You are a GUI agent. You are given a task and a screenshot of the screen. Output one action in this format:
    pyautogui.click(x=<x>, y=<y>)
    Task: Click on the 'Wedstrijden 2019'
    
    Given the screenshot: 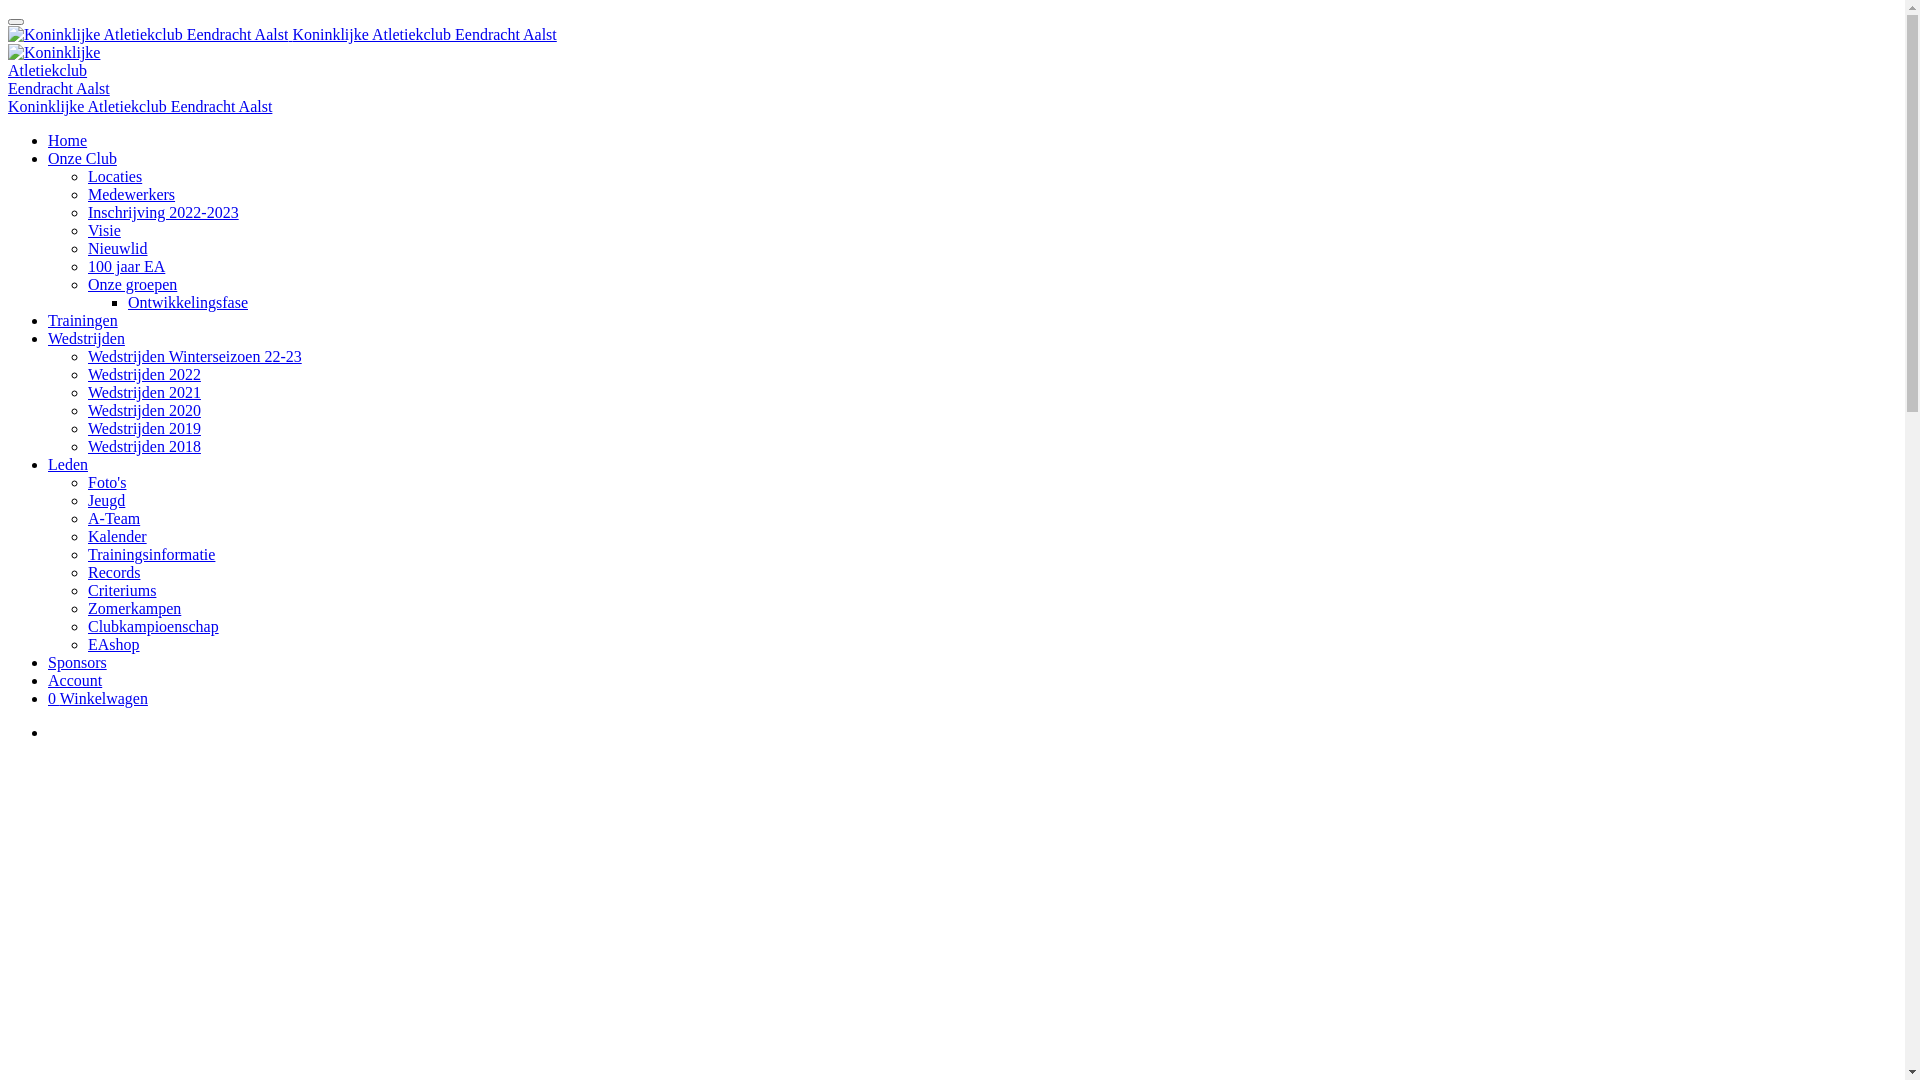 What is the action you would take?
    pyautogui.click(x=143, y=427)
    